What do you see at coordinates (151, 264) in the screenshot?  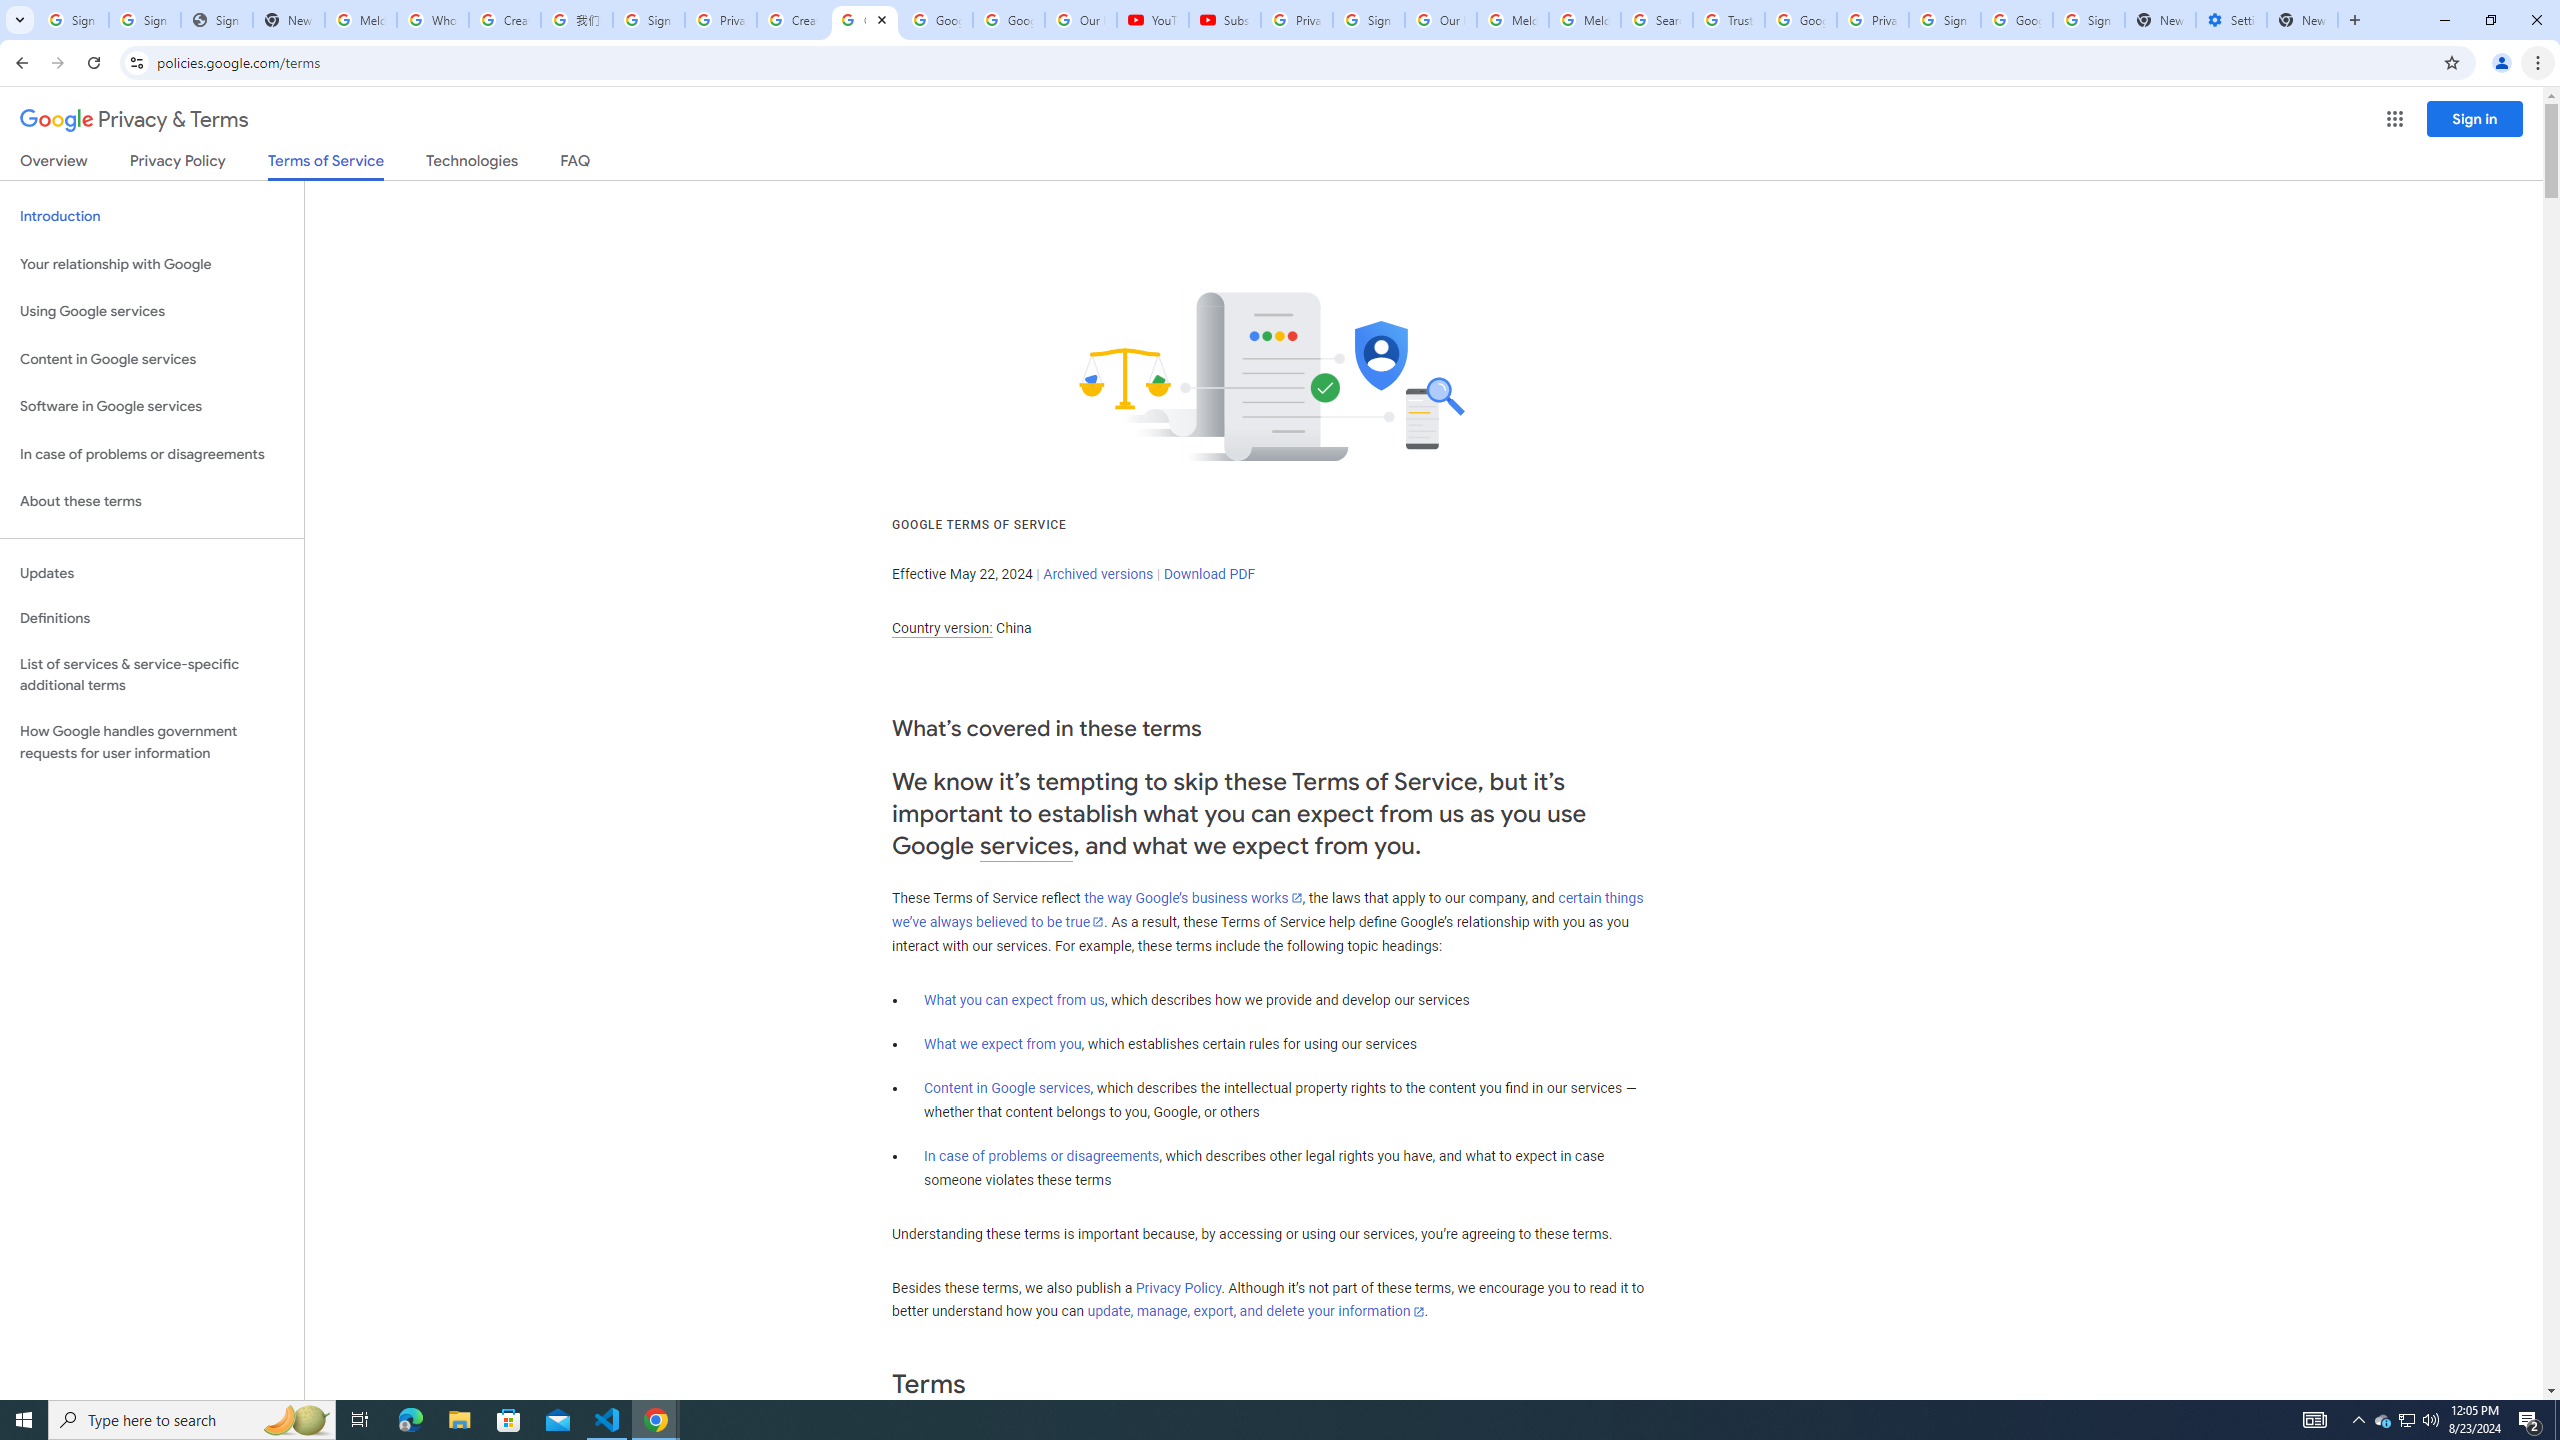 I see `'Your relationship with Google'` at bounding box center [151, 264].